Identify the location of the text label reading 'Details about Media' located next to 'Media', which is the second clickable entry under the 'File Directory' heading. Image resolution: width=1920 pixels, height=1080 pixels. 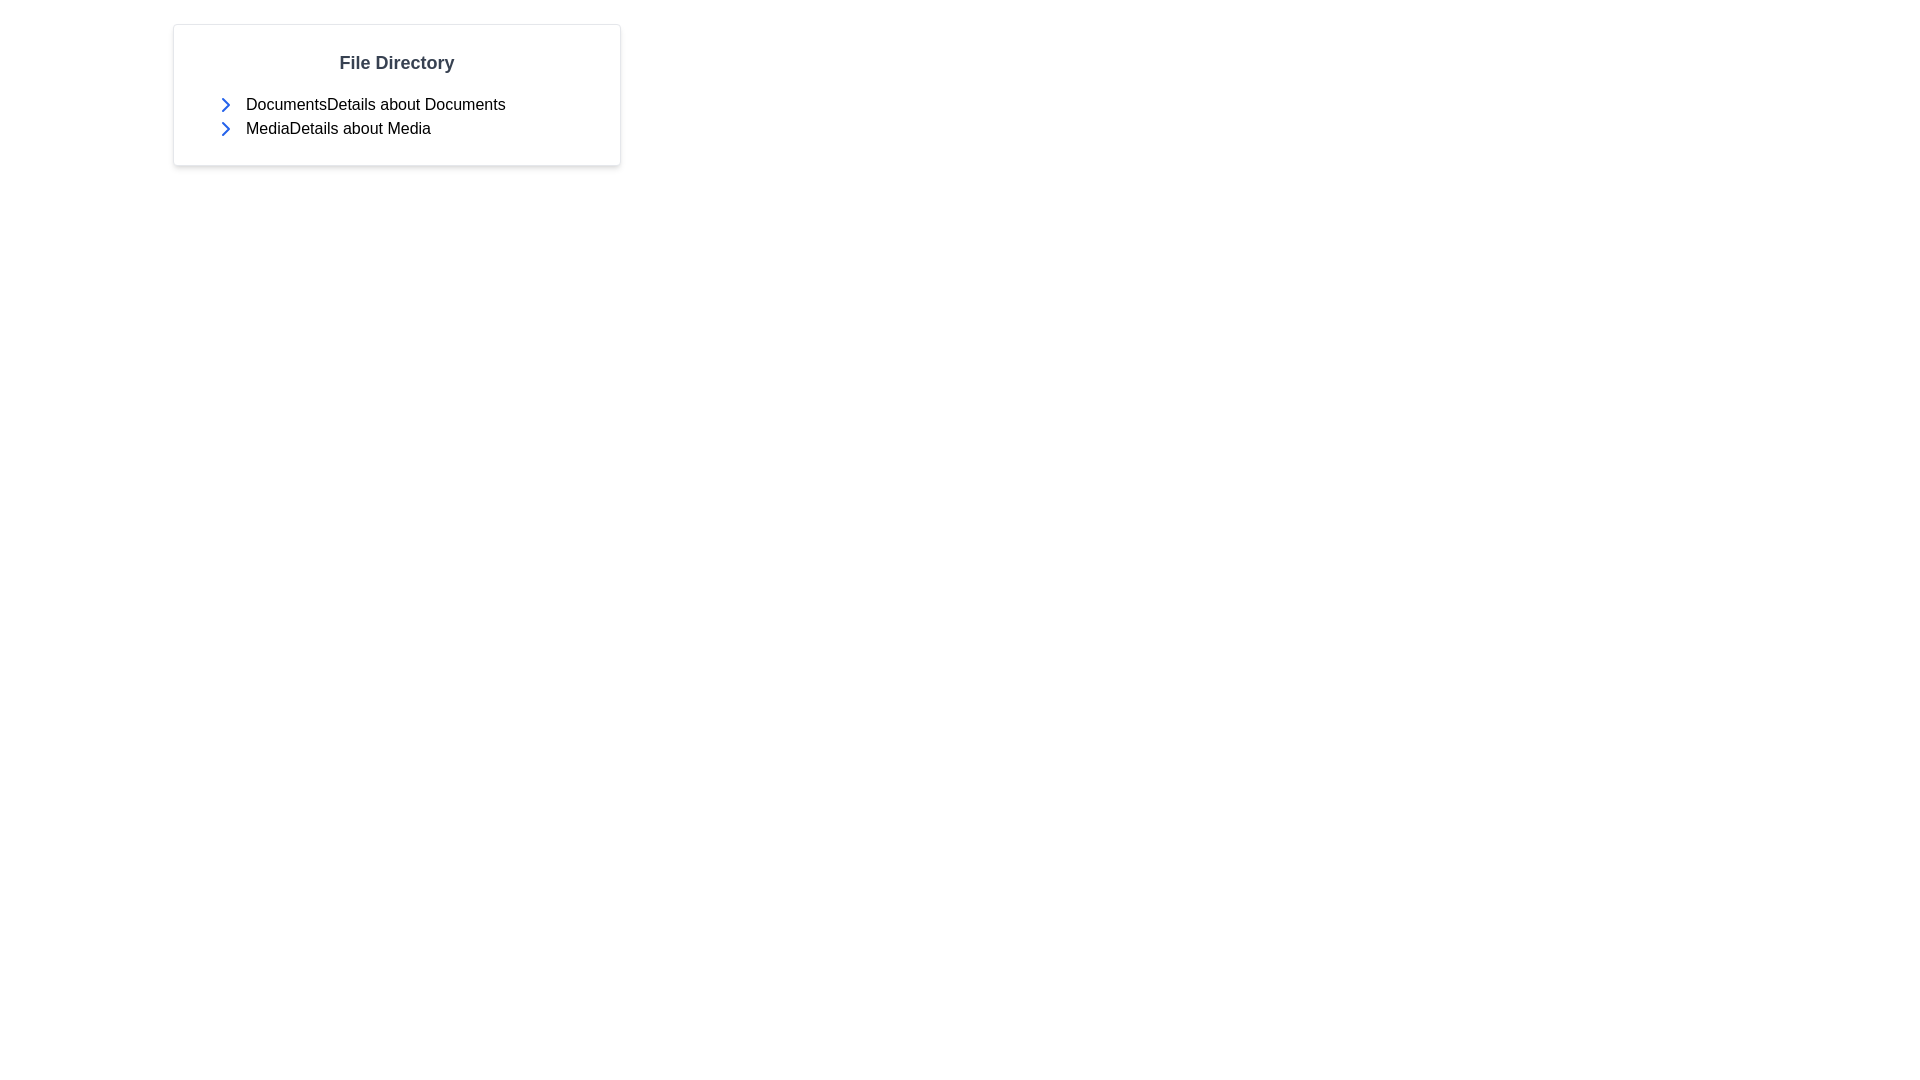
(360, 128).